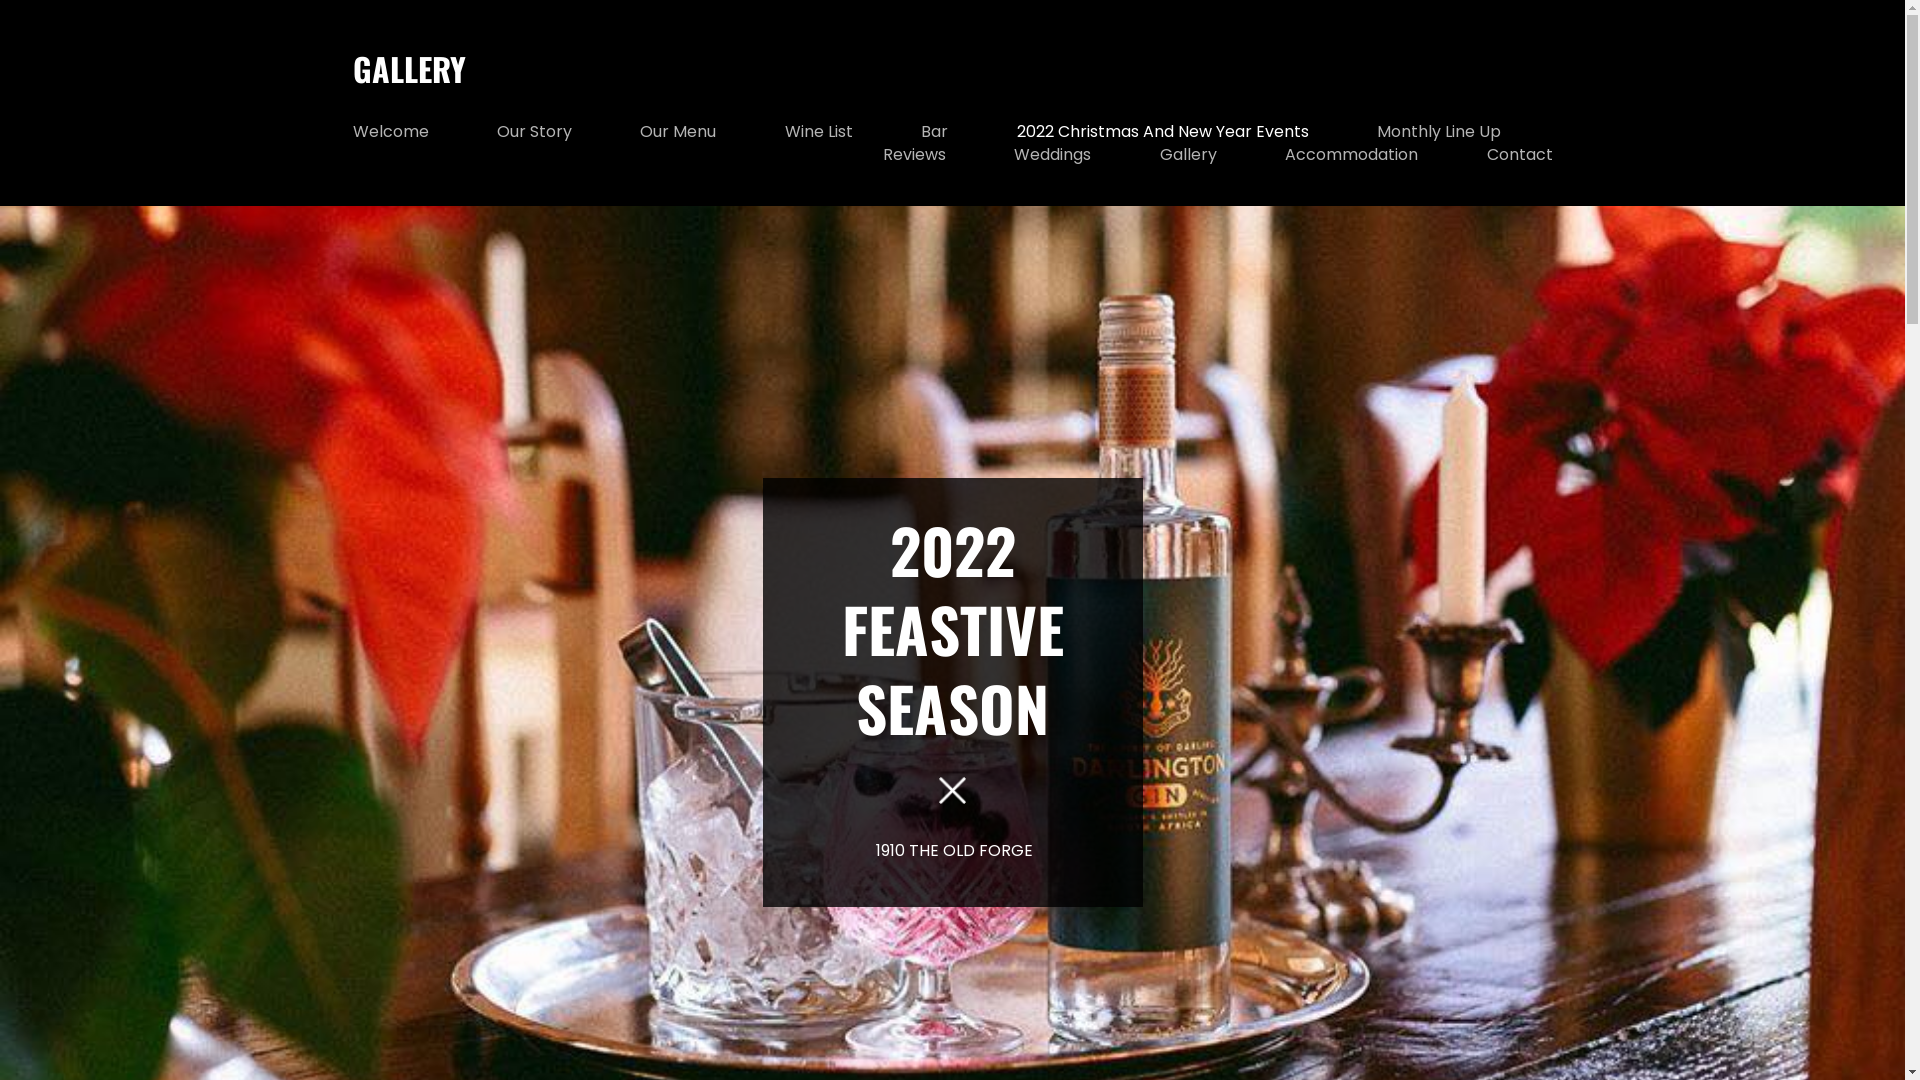 Image resolution: width=1920 pixels, height=1080 pixels. Describe the element at coordinates (1162, 131) in the screenshot. I see `'2022 Christmas And New Year Events'` at that location.